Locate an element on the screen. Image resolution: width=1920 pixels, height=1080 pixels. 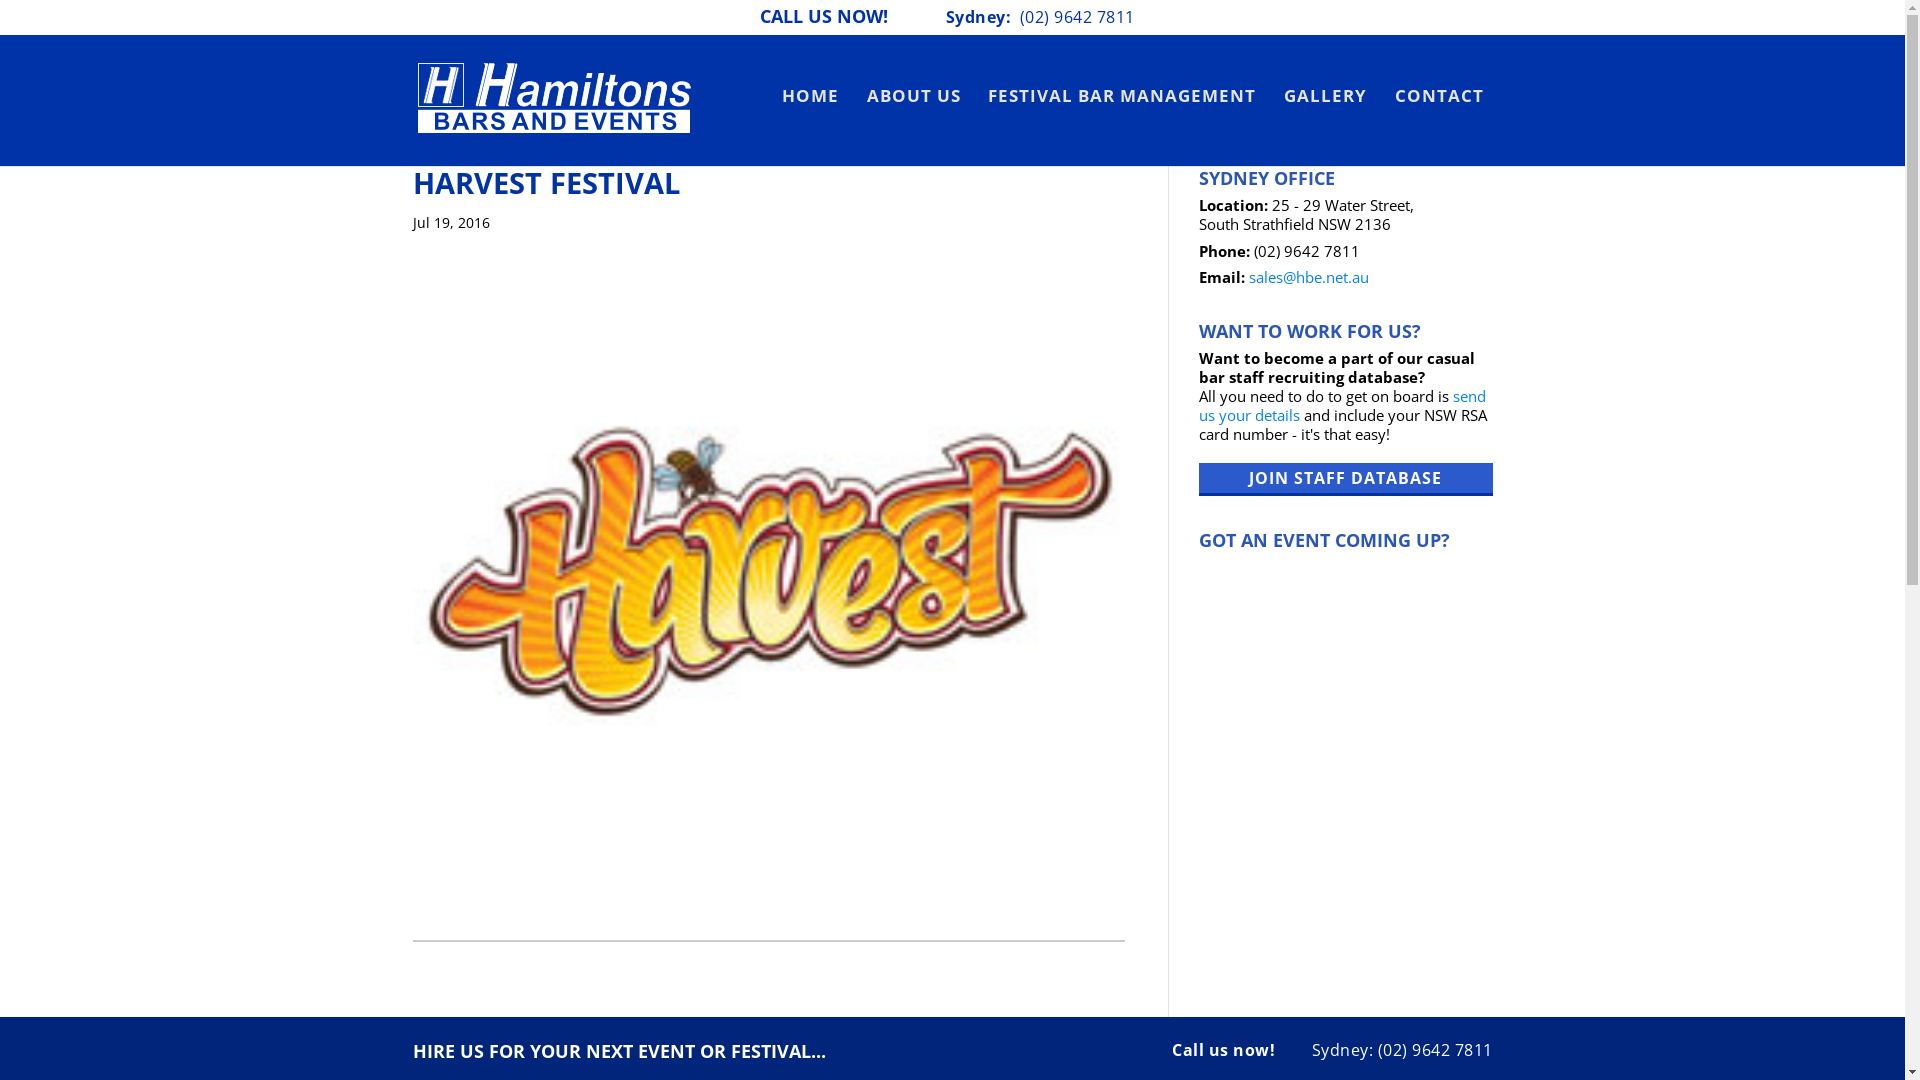
'HOME' is located at coordinates (810, 98).